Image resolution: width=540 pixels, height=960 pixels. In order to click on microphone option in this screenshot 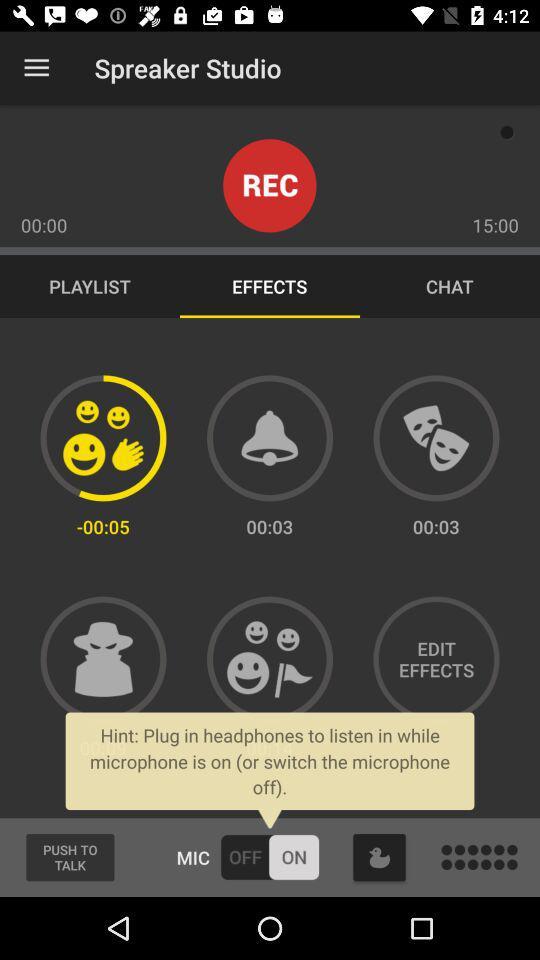, I will do `click(269, 856)`.